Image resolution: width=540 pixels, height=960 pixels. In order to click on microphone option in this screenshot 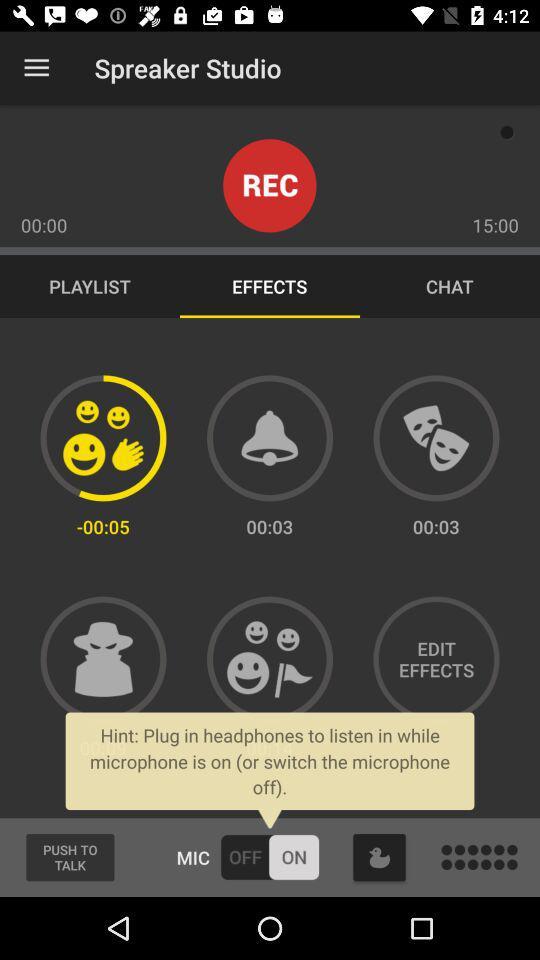, I will do `click(269, 856)`.